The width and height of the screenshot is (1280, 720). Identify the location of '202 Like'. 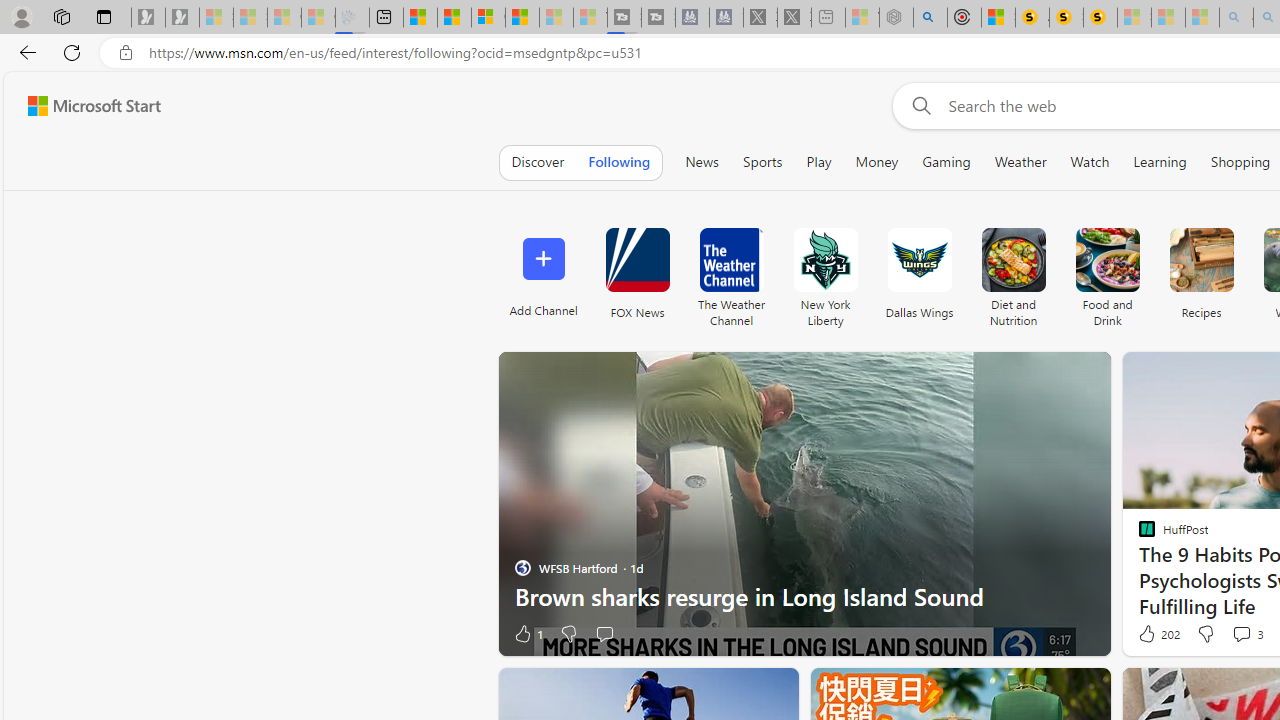
(1157, 633).